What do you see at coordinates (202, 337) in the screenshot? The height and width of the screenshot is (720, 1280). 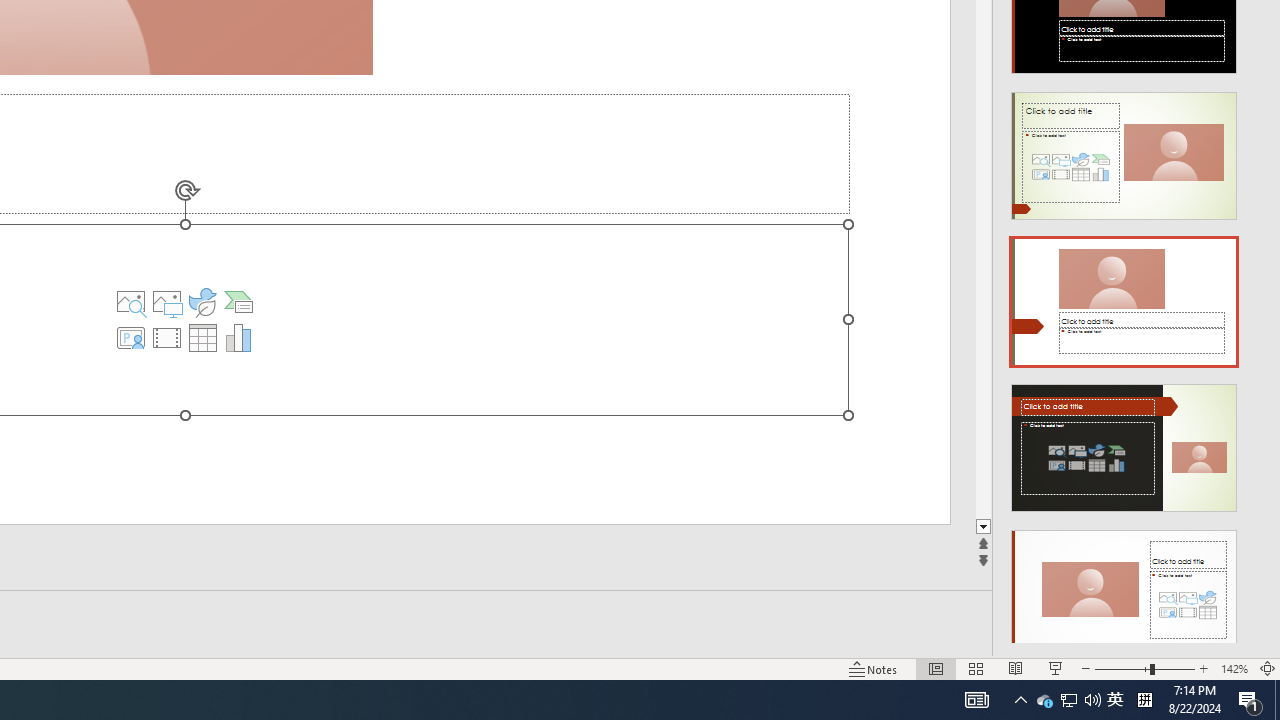 I see `'Insert Table'` at bounding box center [202, 337].